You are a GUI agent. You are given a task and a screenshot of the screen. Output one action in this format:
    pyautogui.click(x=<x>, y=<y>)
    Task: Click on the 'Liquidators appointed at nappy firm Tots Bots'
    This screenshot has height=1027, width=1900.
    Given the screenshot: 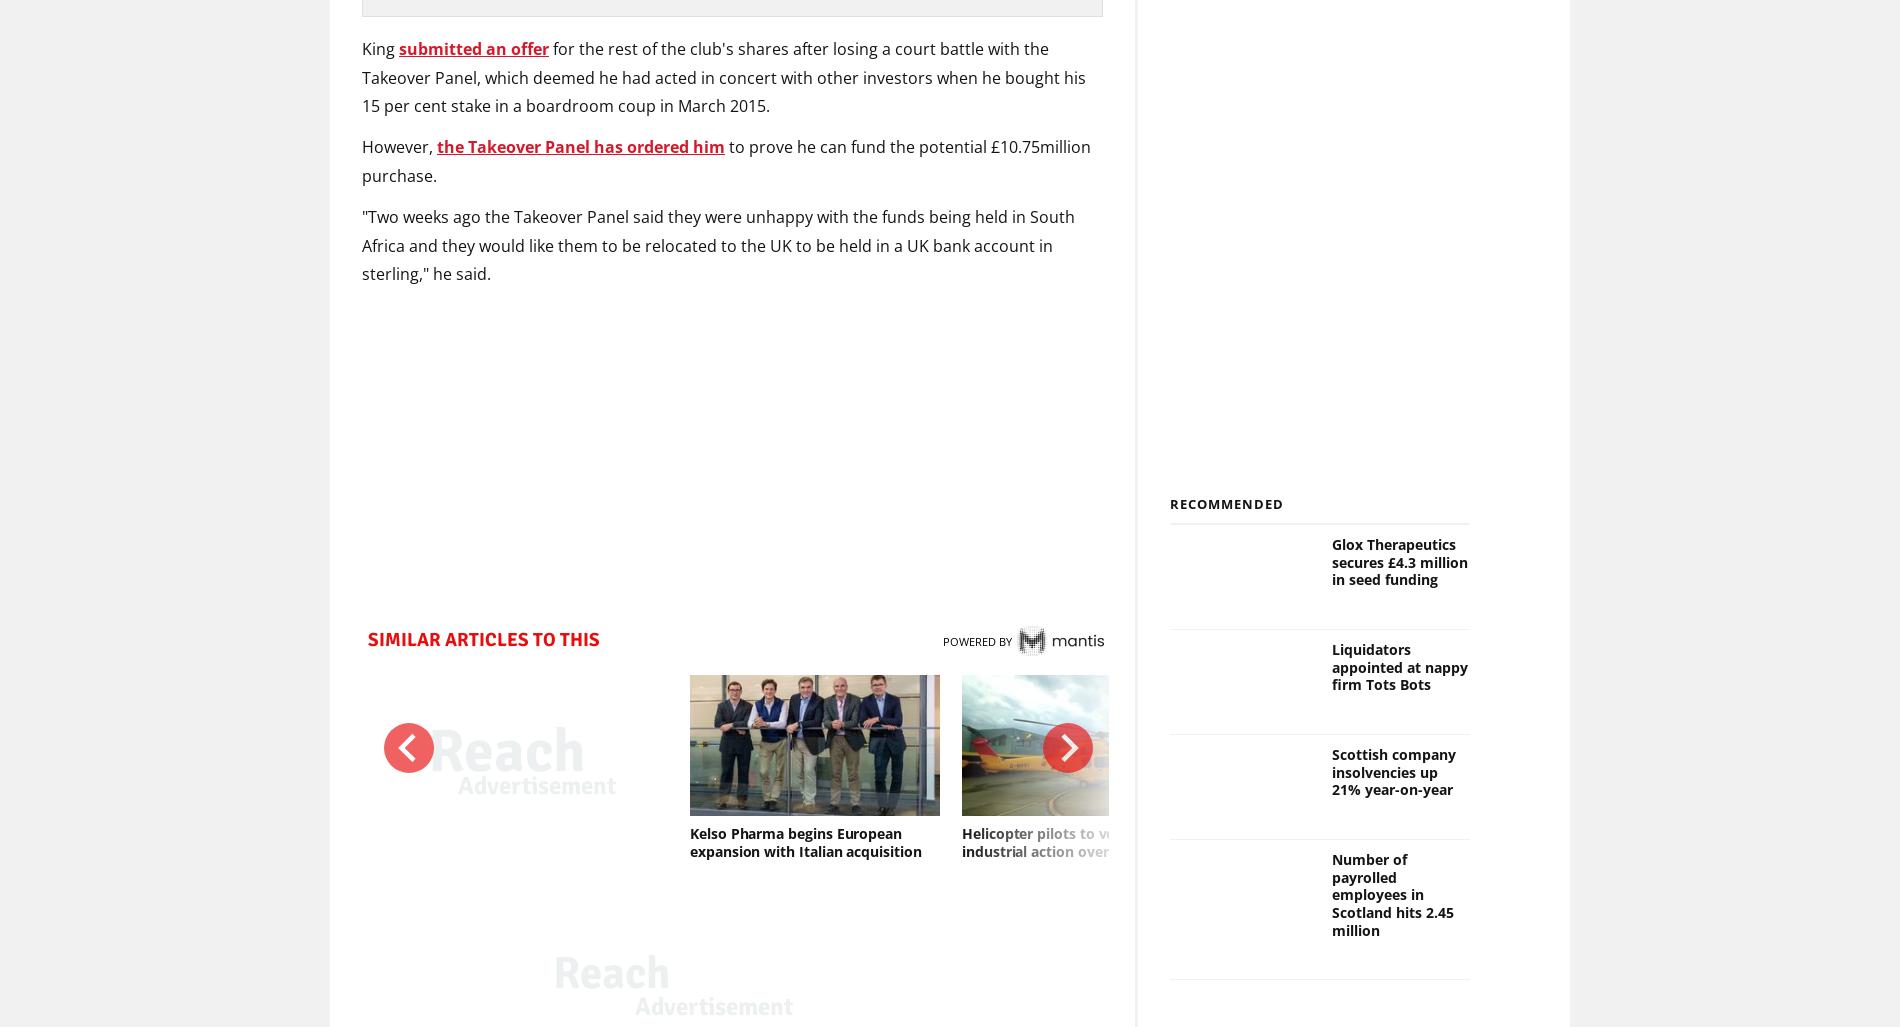 What is the action you would take?
    pyautogui.click(x=1397, y=666)
    